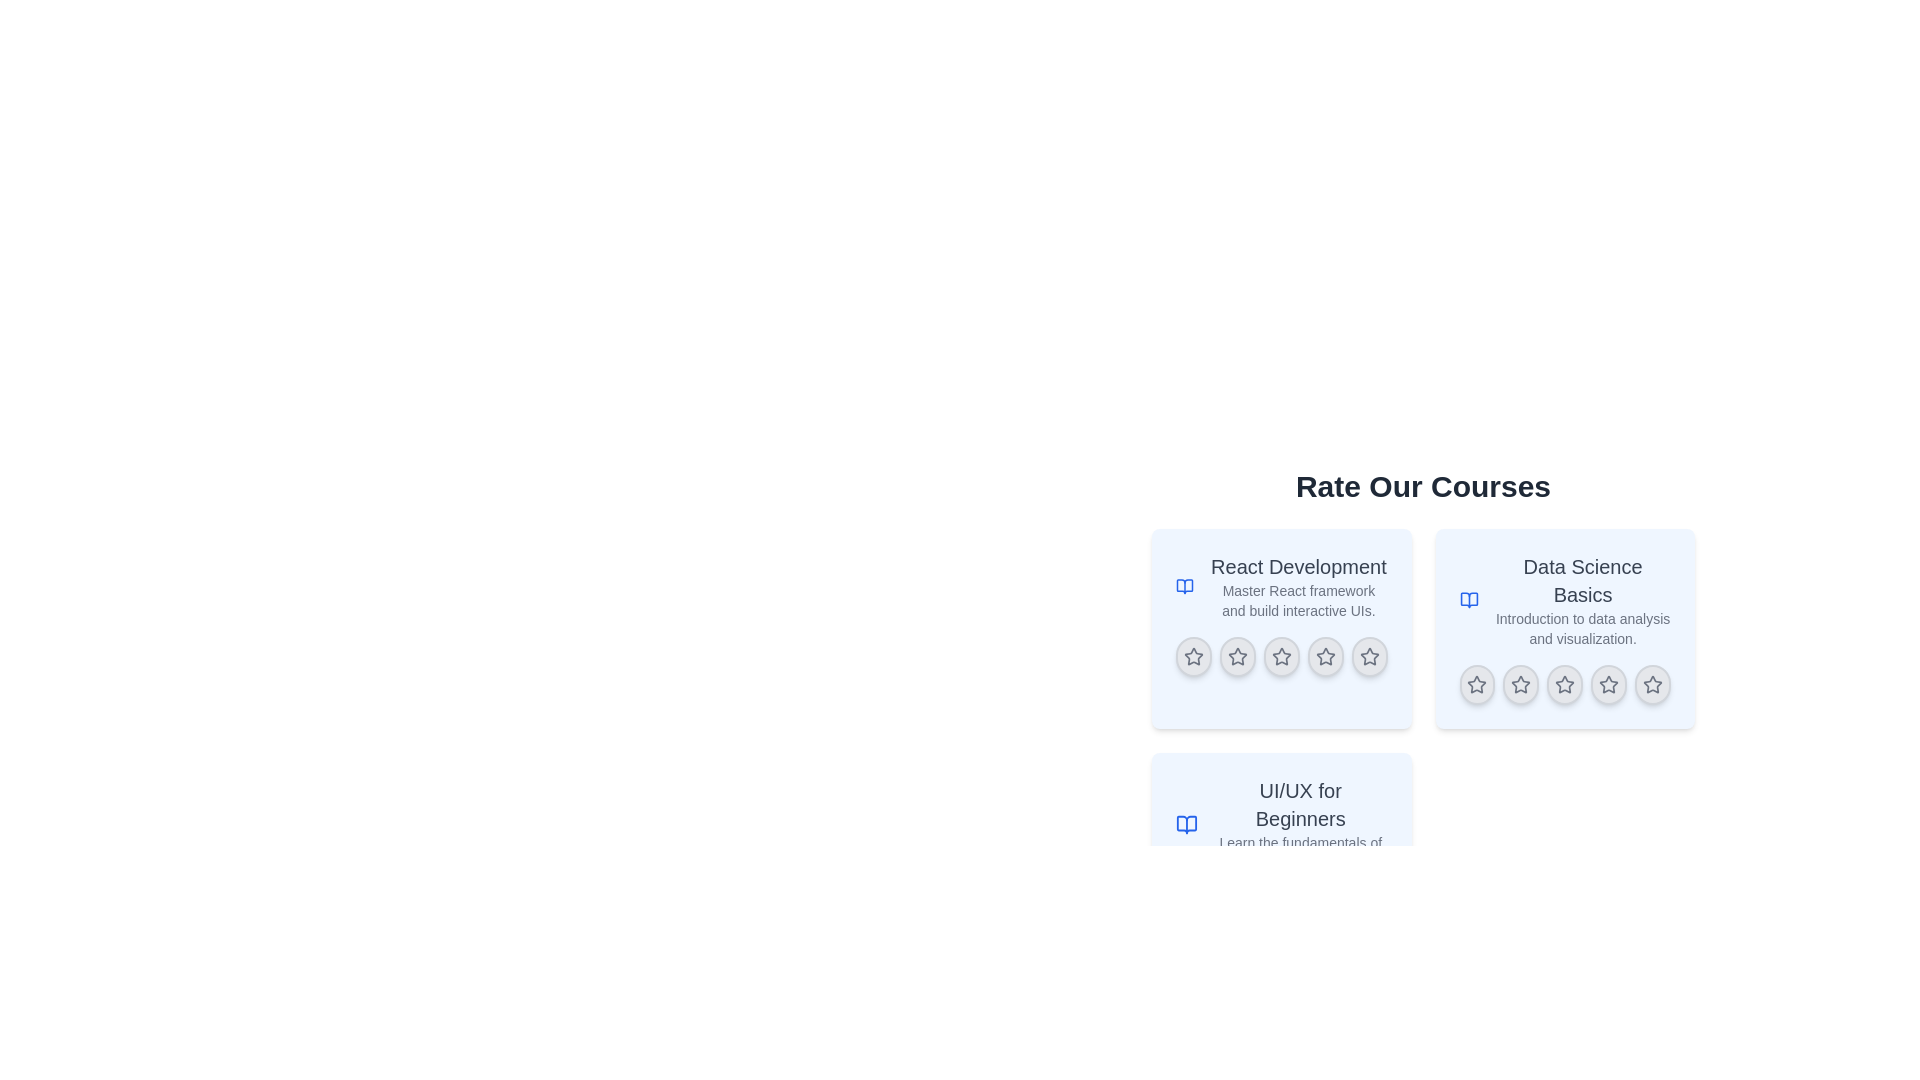  What do you see at coordinates (1520, 683) in the screenshot?
I see `the fourth star icon` at bounding box center [1520, 683].